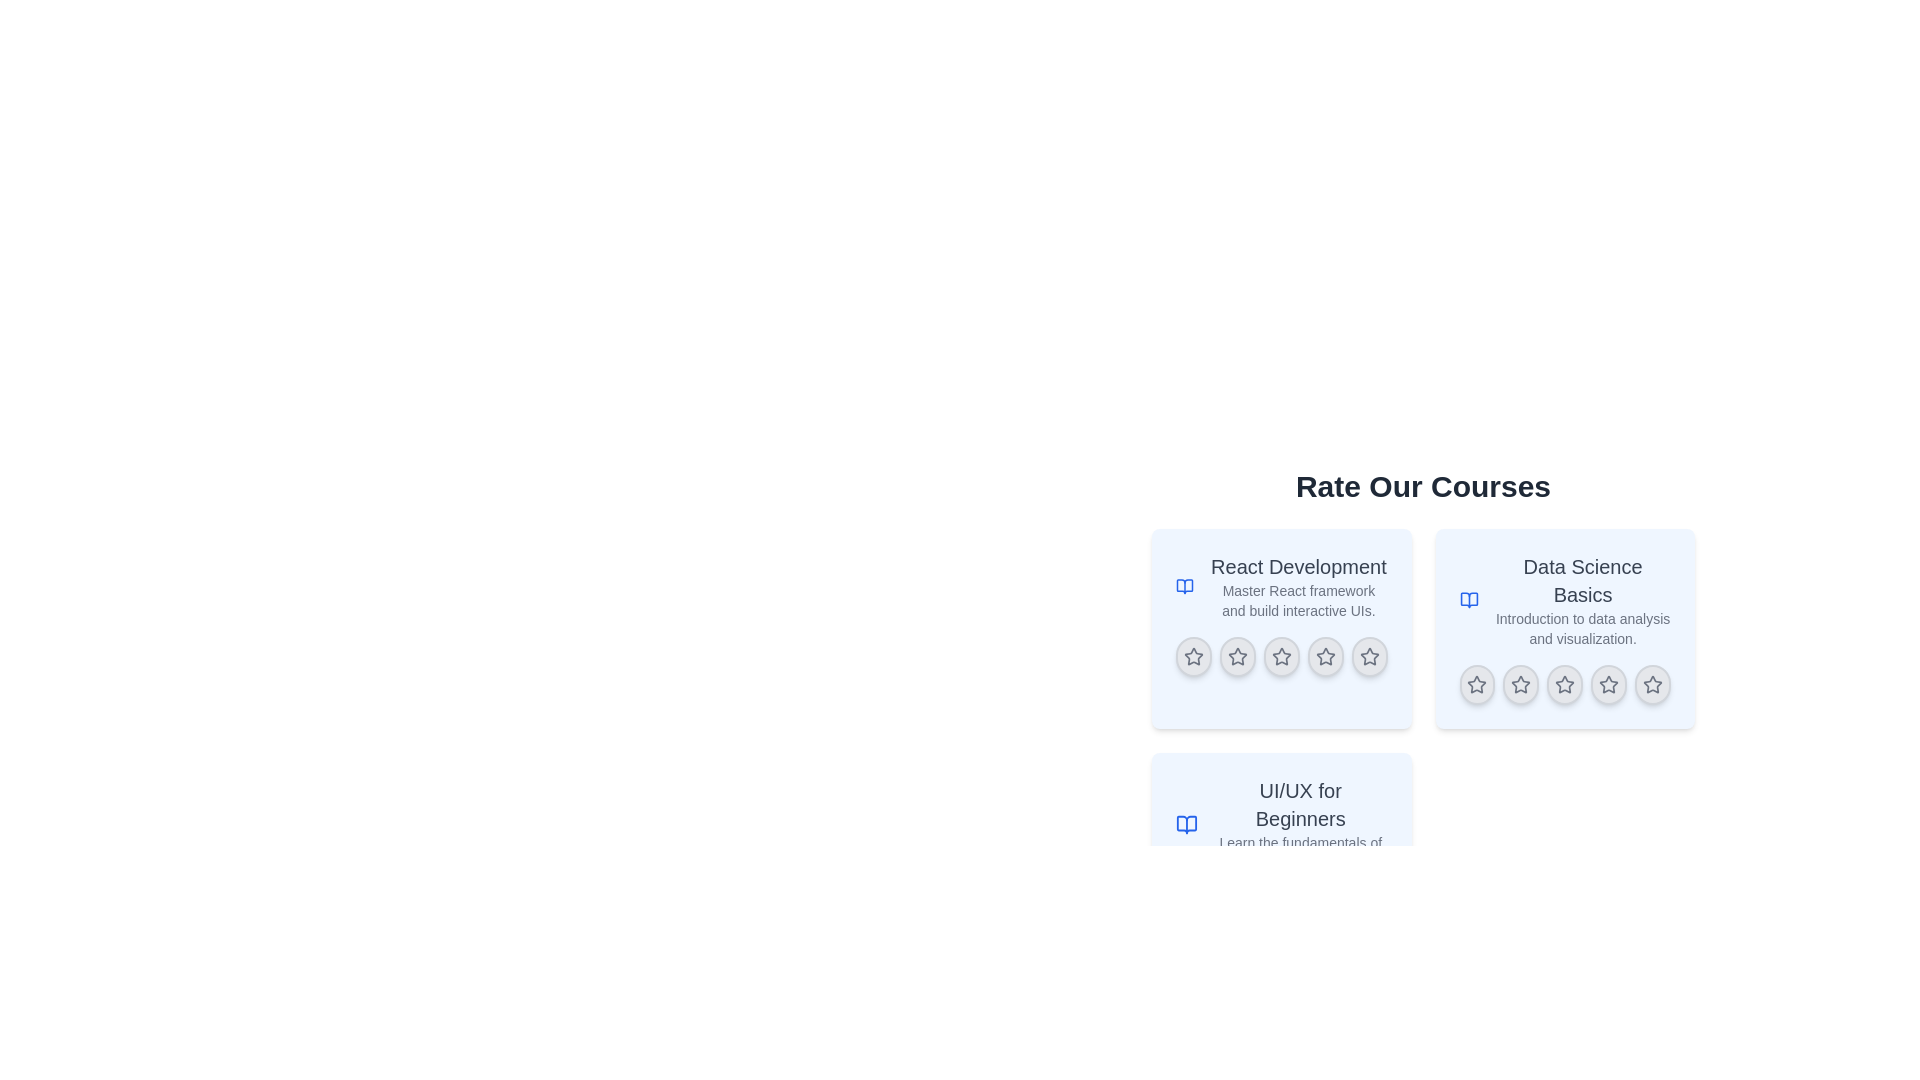  What do you see at coordinates (1520, 683) in the screenshot?
I see `the fourth star icon` at bounding box center [1520, 683].